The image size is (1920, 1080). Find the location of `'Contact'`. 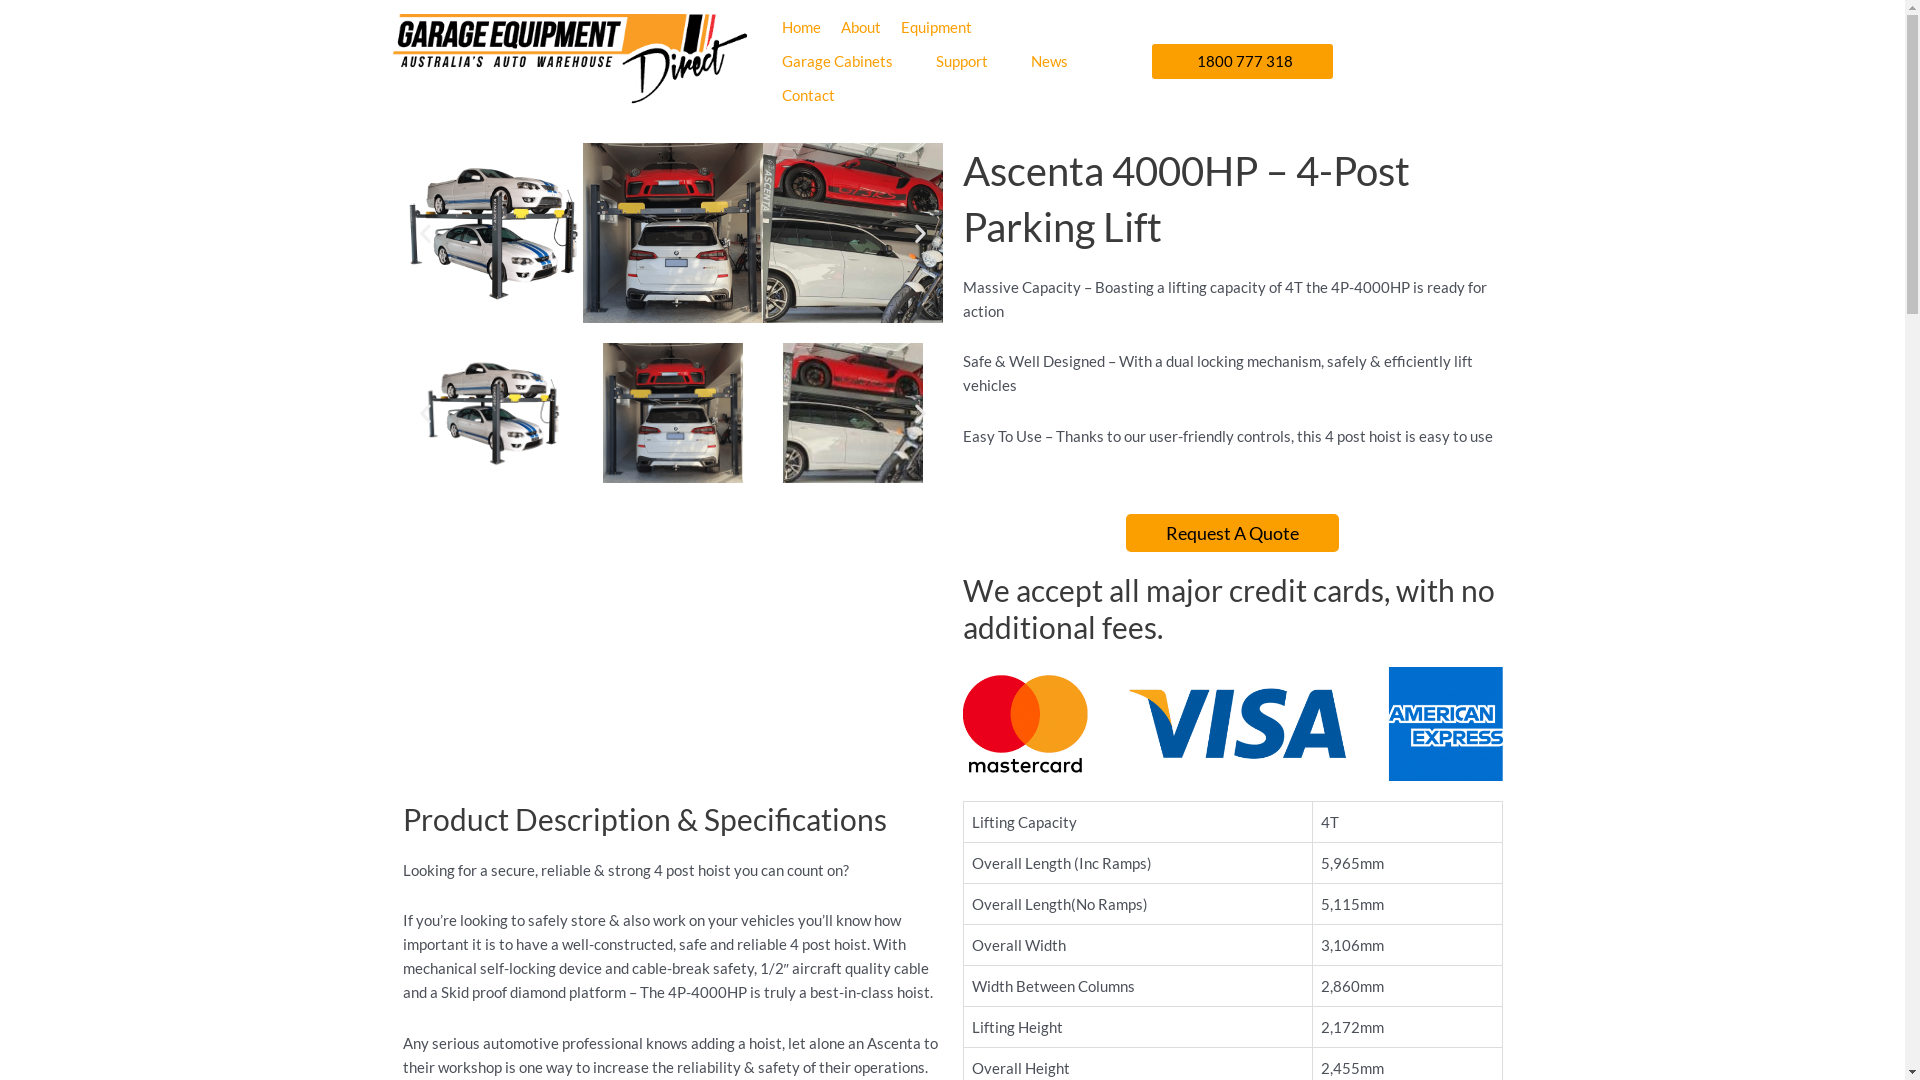

'Contact' is located at coordinates (808, 95).